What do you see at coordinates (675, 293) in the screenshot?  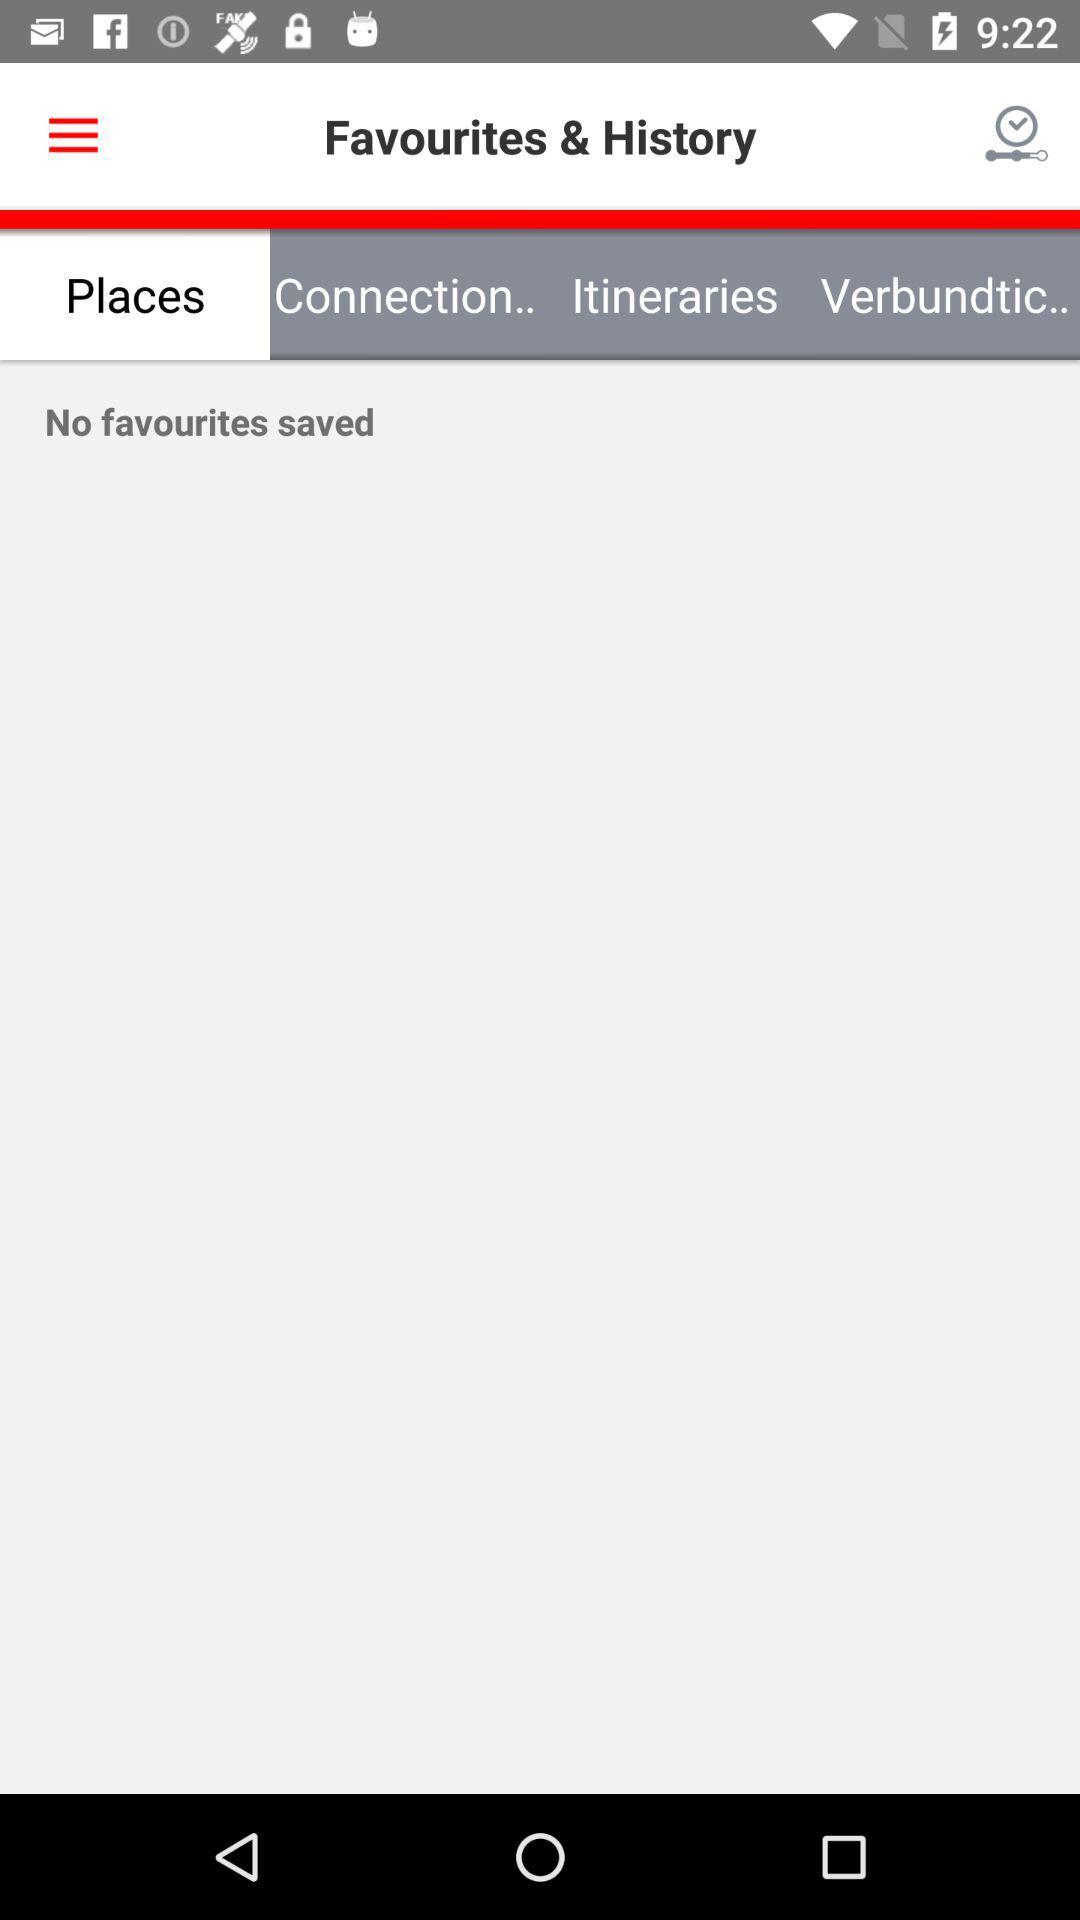 I see `the icon to the left of the verbundtickets` at bounding box center [675, 293].